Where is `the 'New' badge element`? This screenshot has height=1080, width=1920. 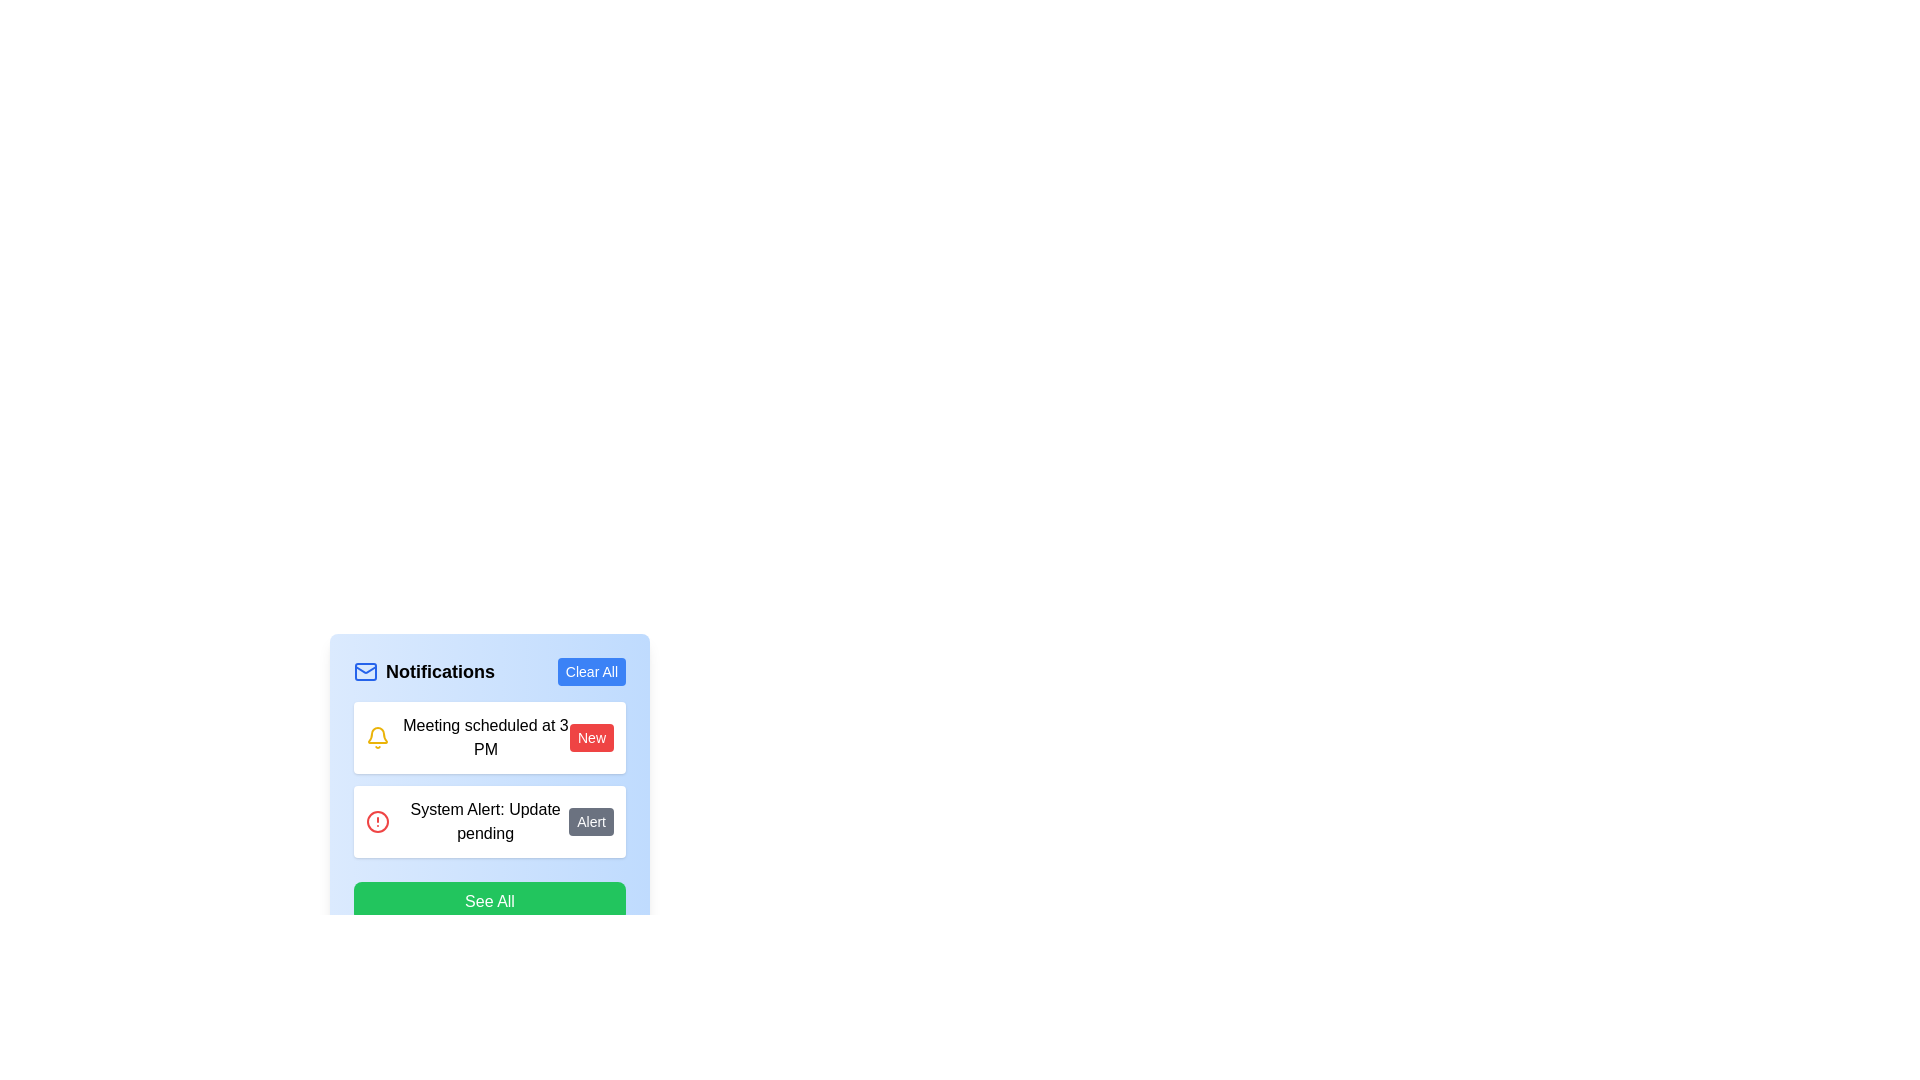 the 'New' badge element is located at coordinates (590, 737).